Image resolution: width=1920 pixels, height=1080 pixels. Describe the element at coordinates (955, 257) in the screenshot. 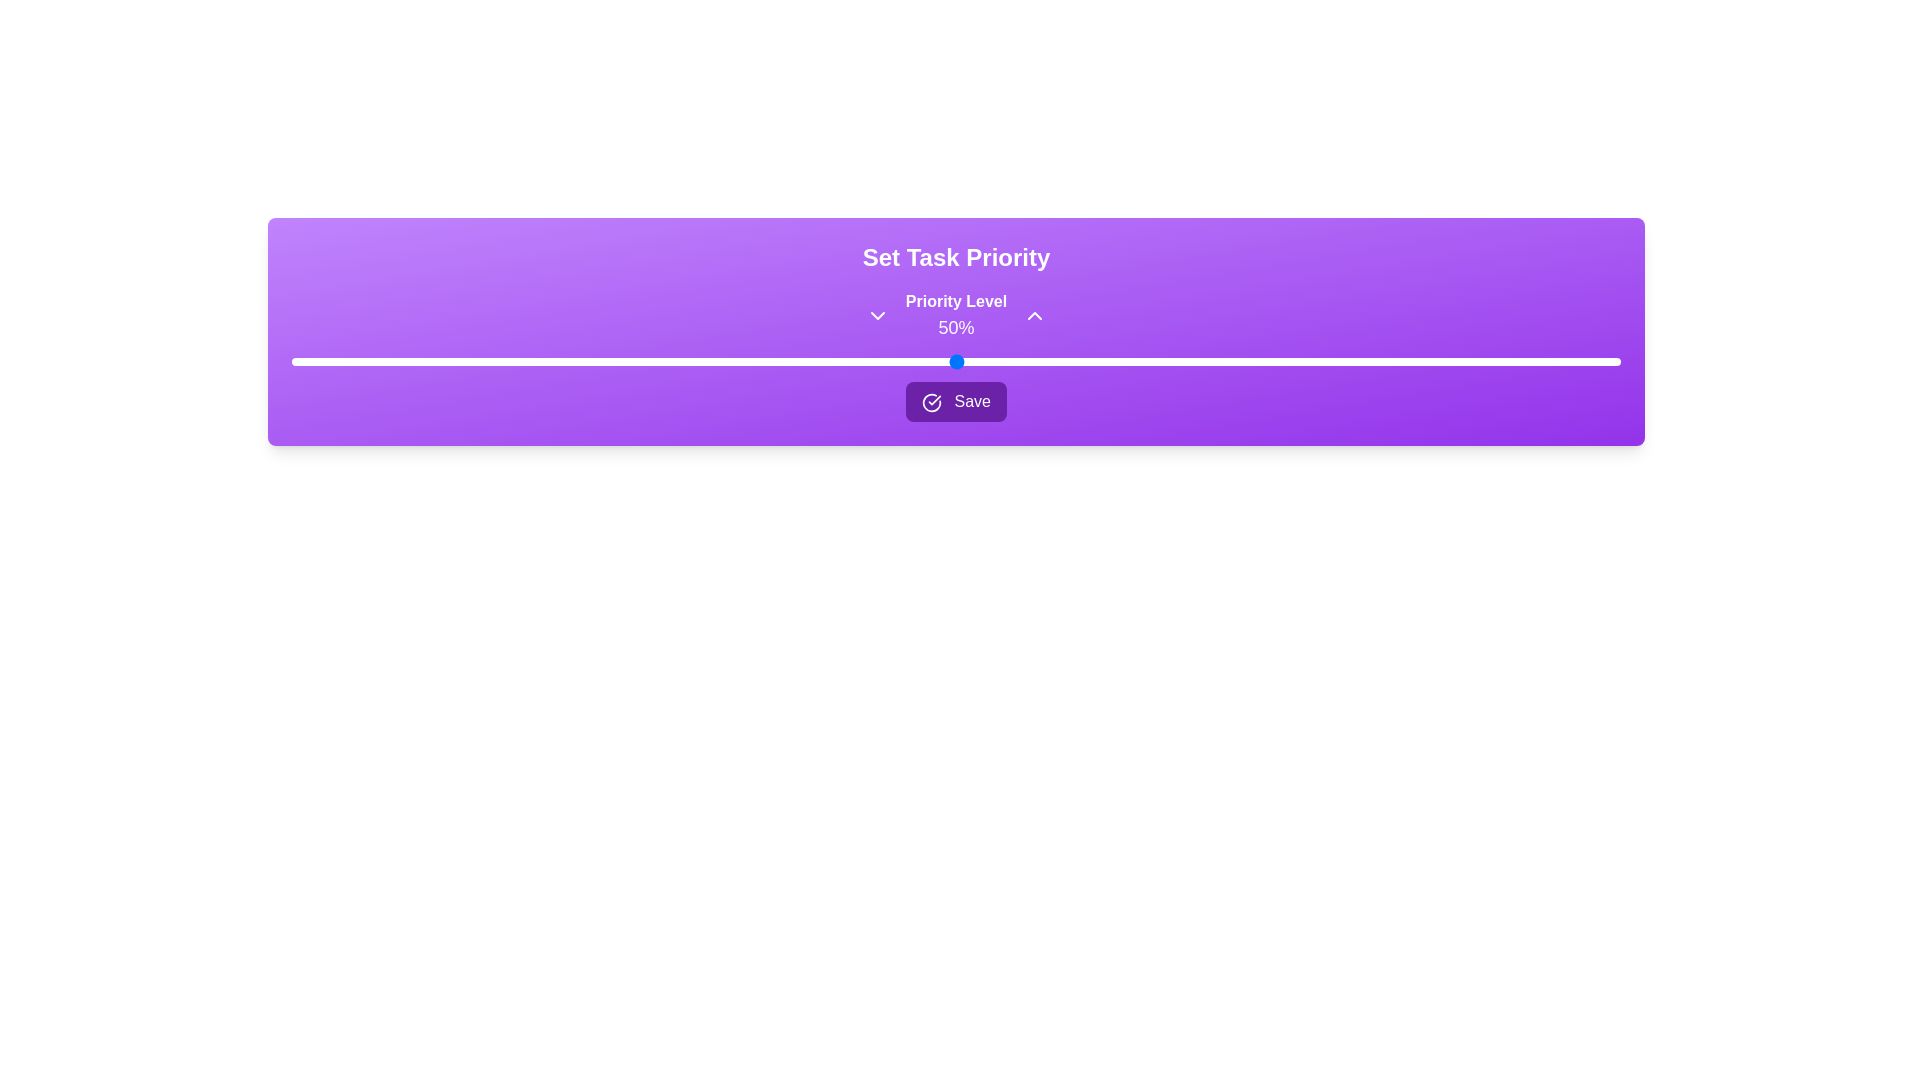

I see `the text label that serves as the title for the task priority setting module, located at the top-center of the section` at that location.